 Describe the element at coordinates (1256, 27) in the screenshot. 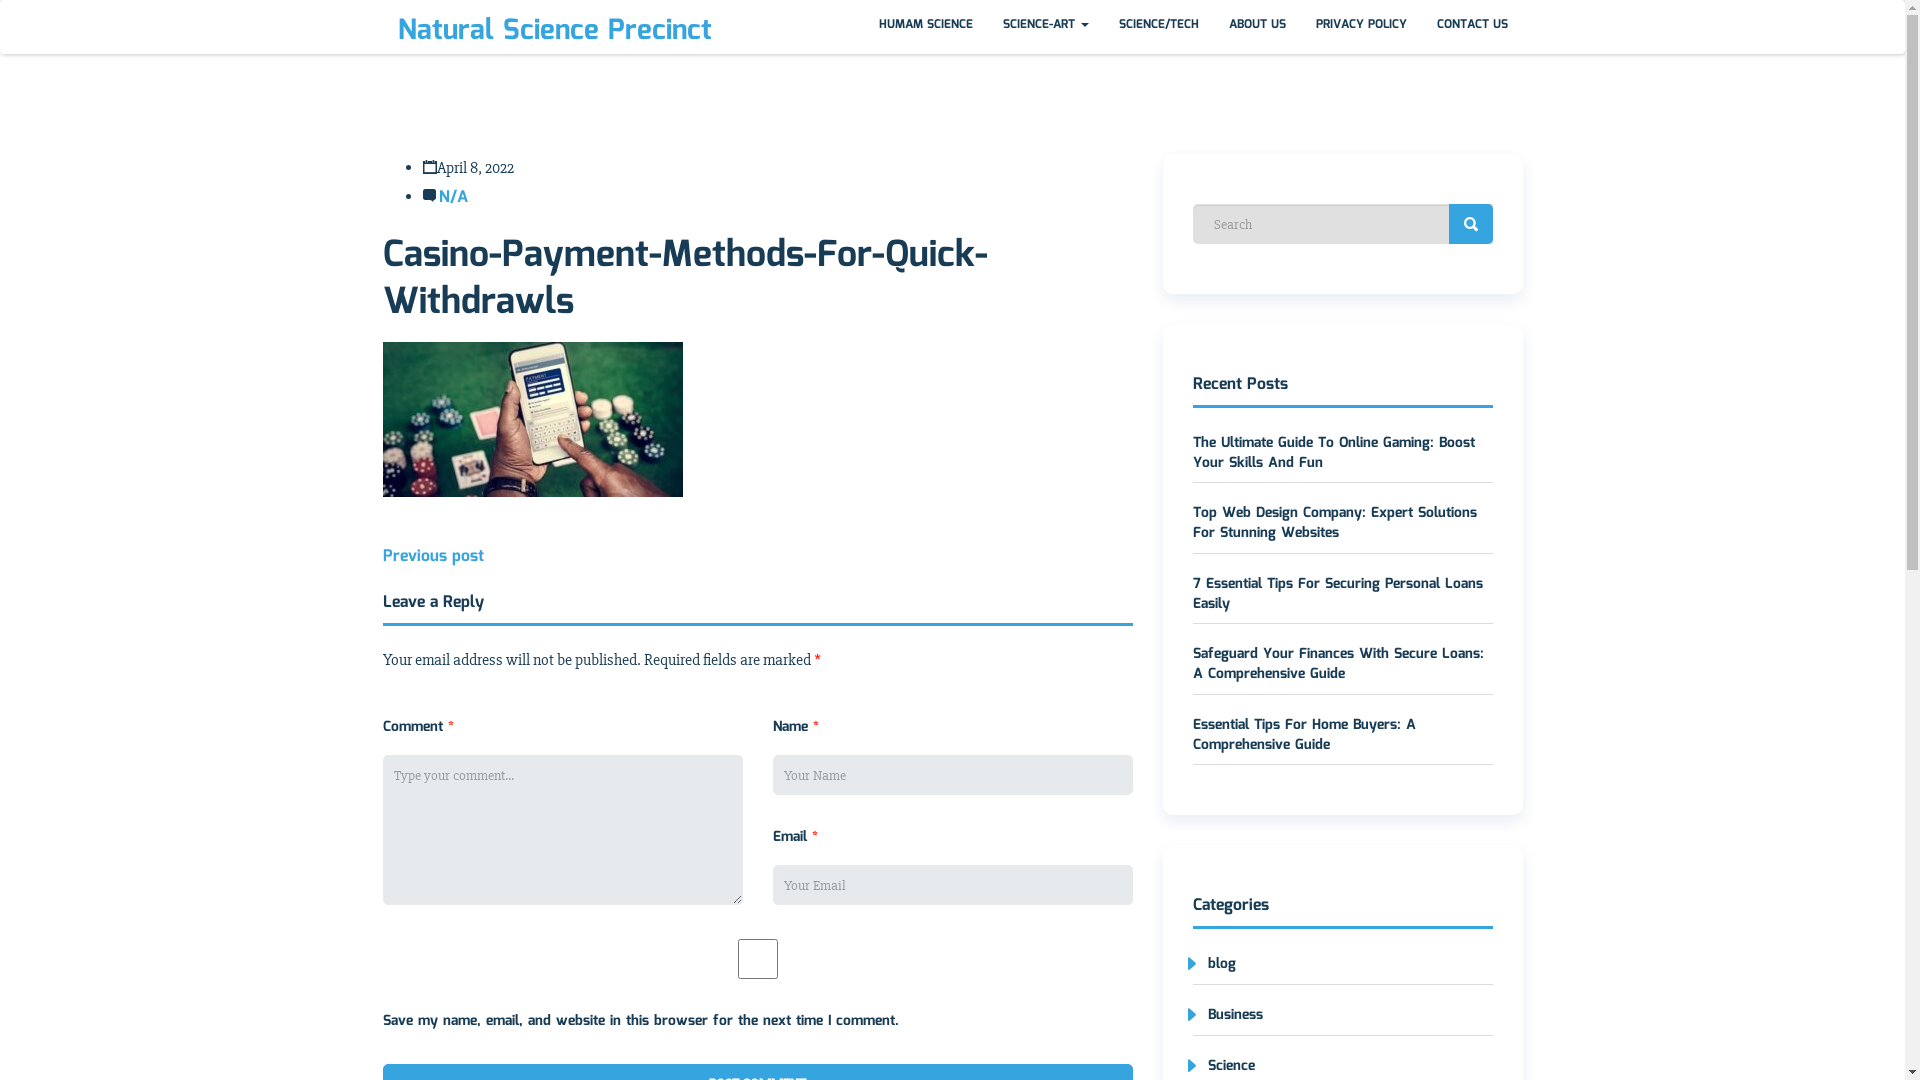

I see `'ABOUT US'` at that location.